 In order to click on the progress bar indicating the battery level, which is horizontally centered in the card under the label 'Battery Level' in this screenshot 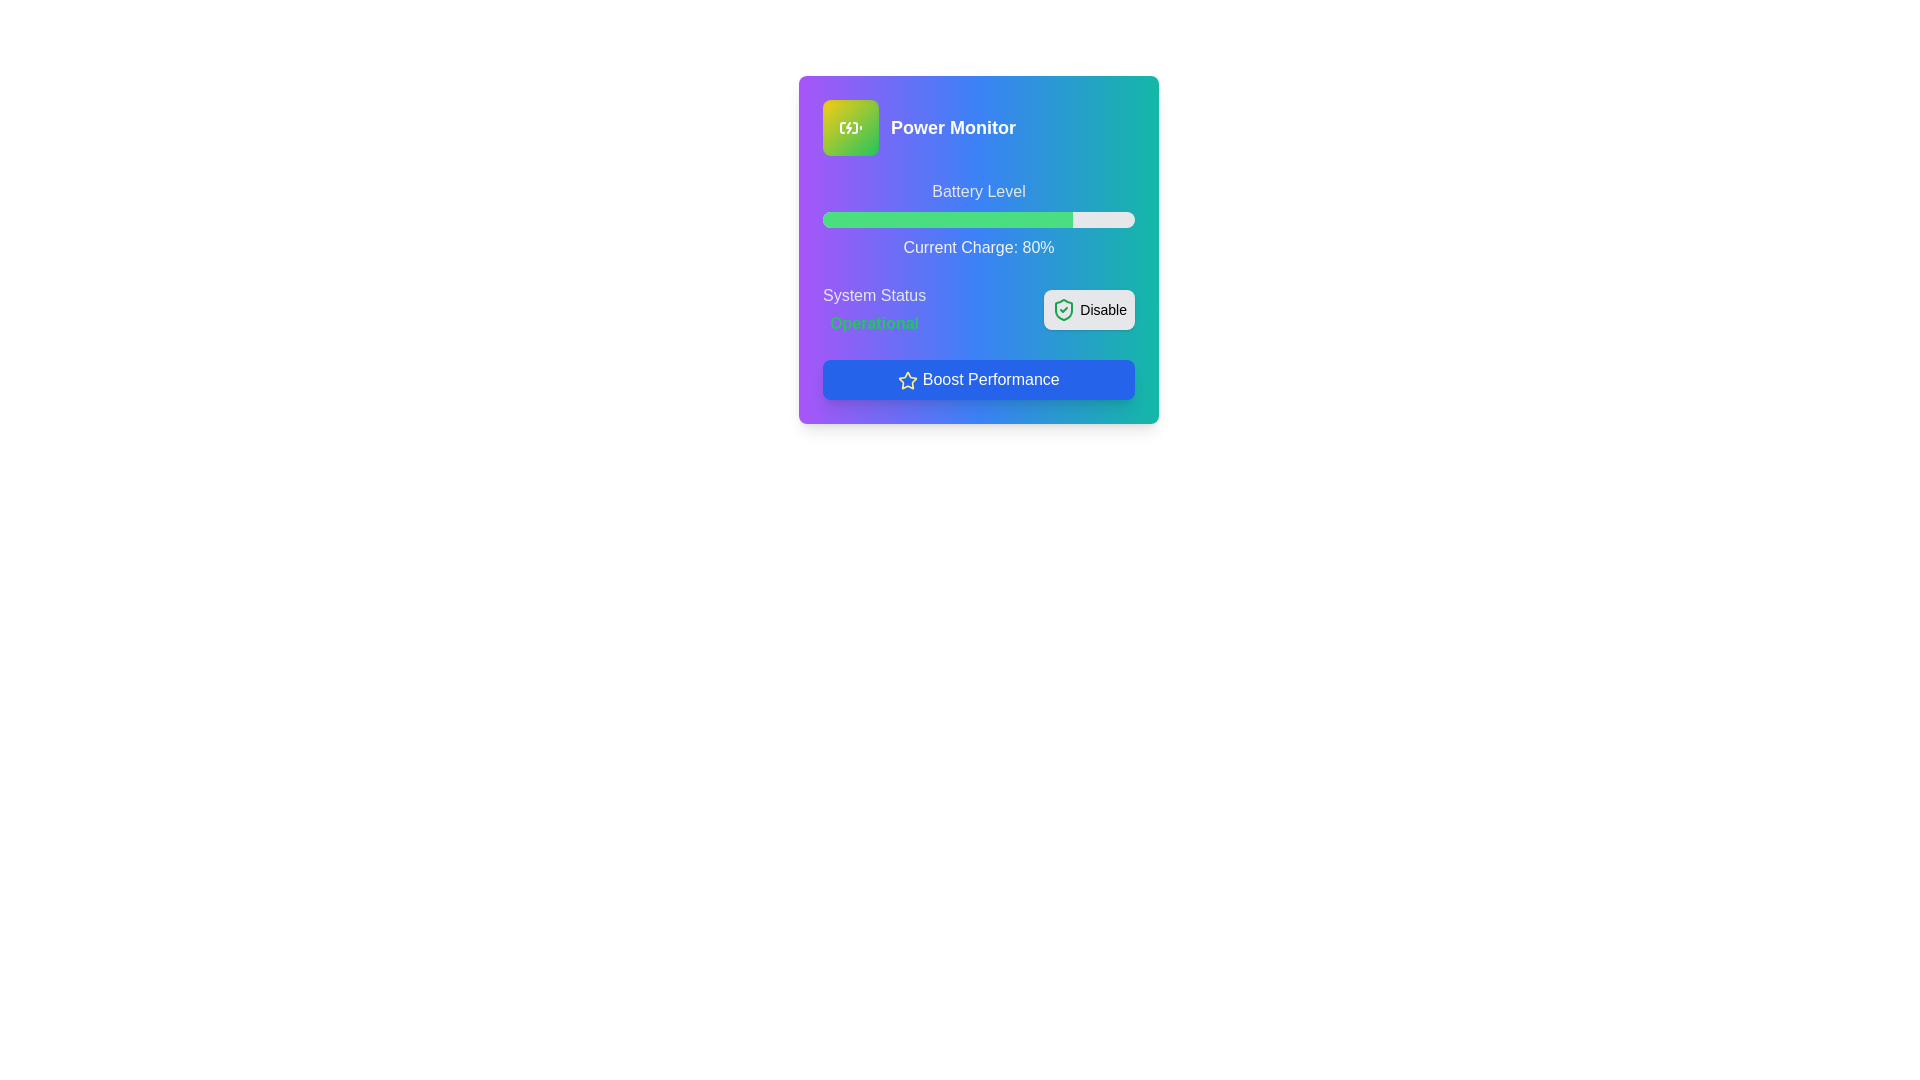, I will do `click(979, 219)`.